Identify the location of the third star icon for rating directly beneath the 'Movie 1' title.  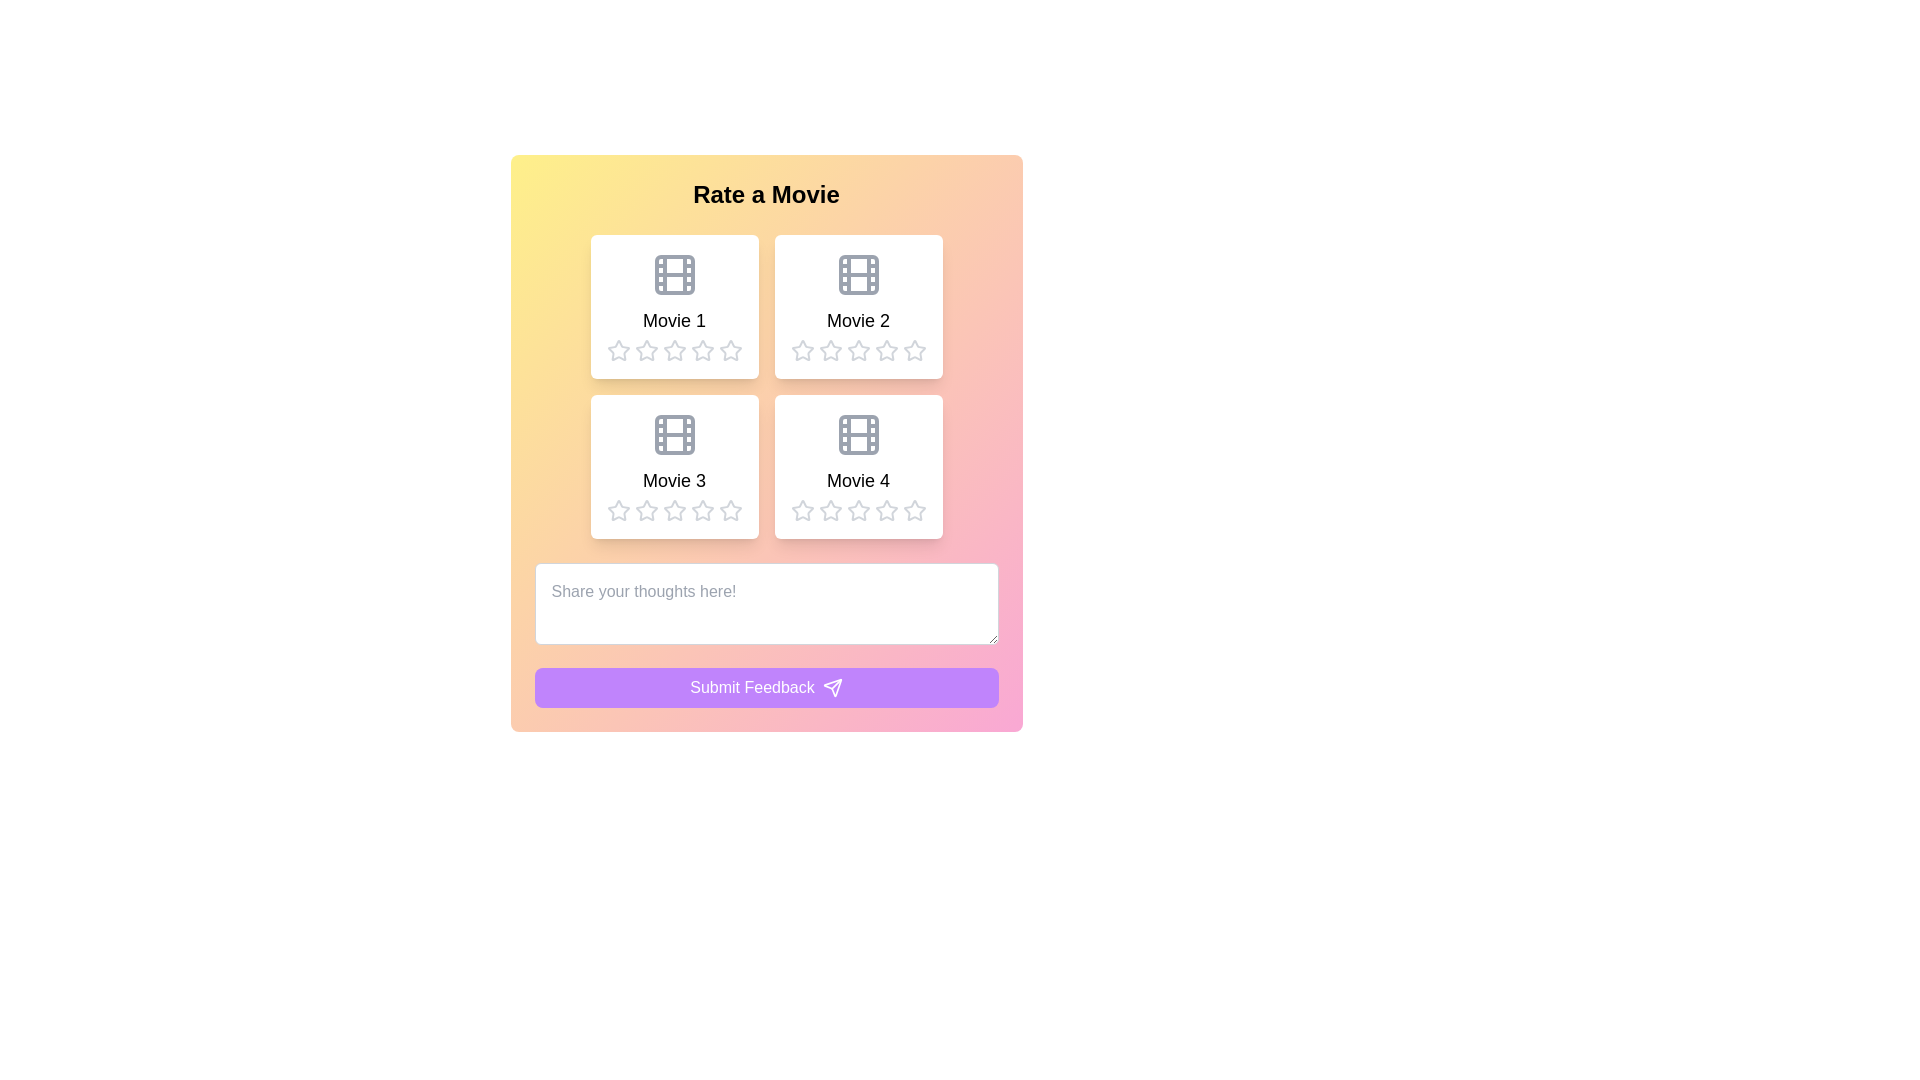
(674, 350).